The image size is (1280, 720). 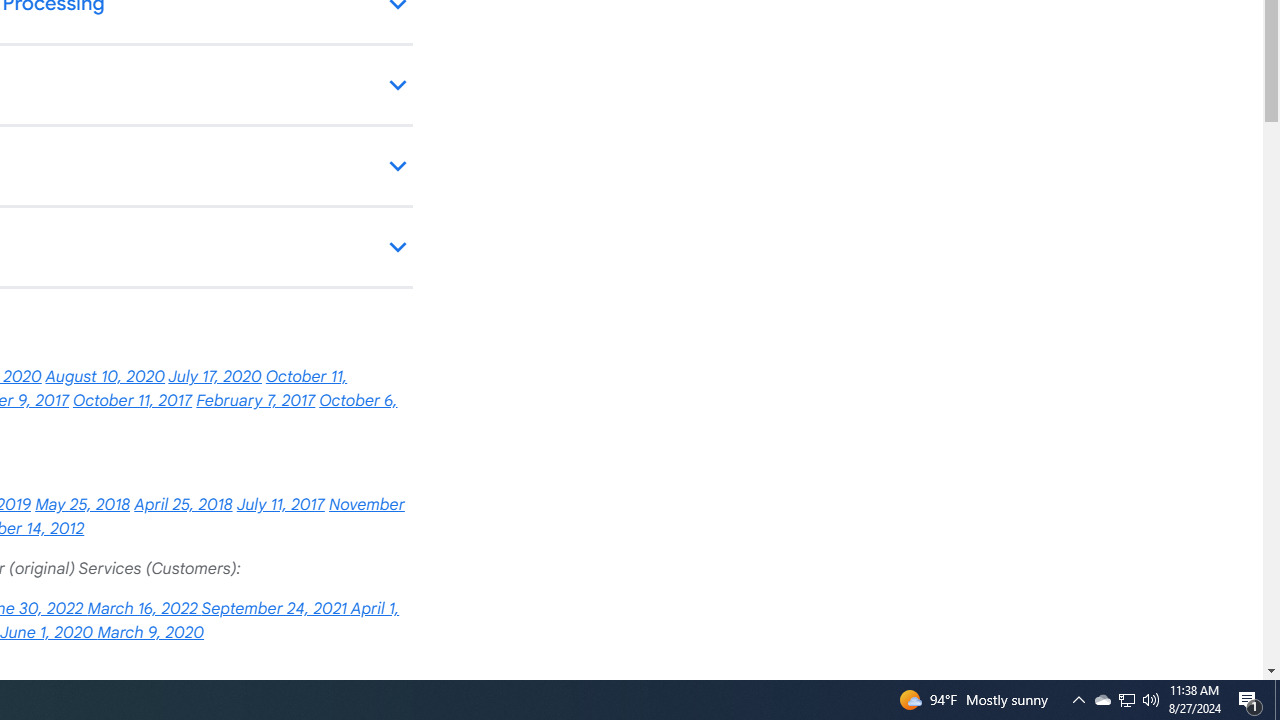 I want to click on 'April 25, 2018', so click(x=183, y=504).